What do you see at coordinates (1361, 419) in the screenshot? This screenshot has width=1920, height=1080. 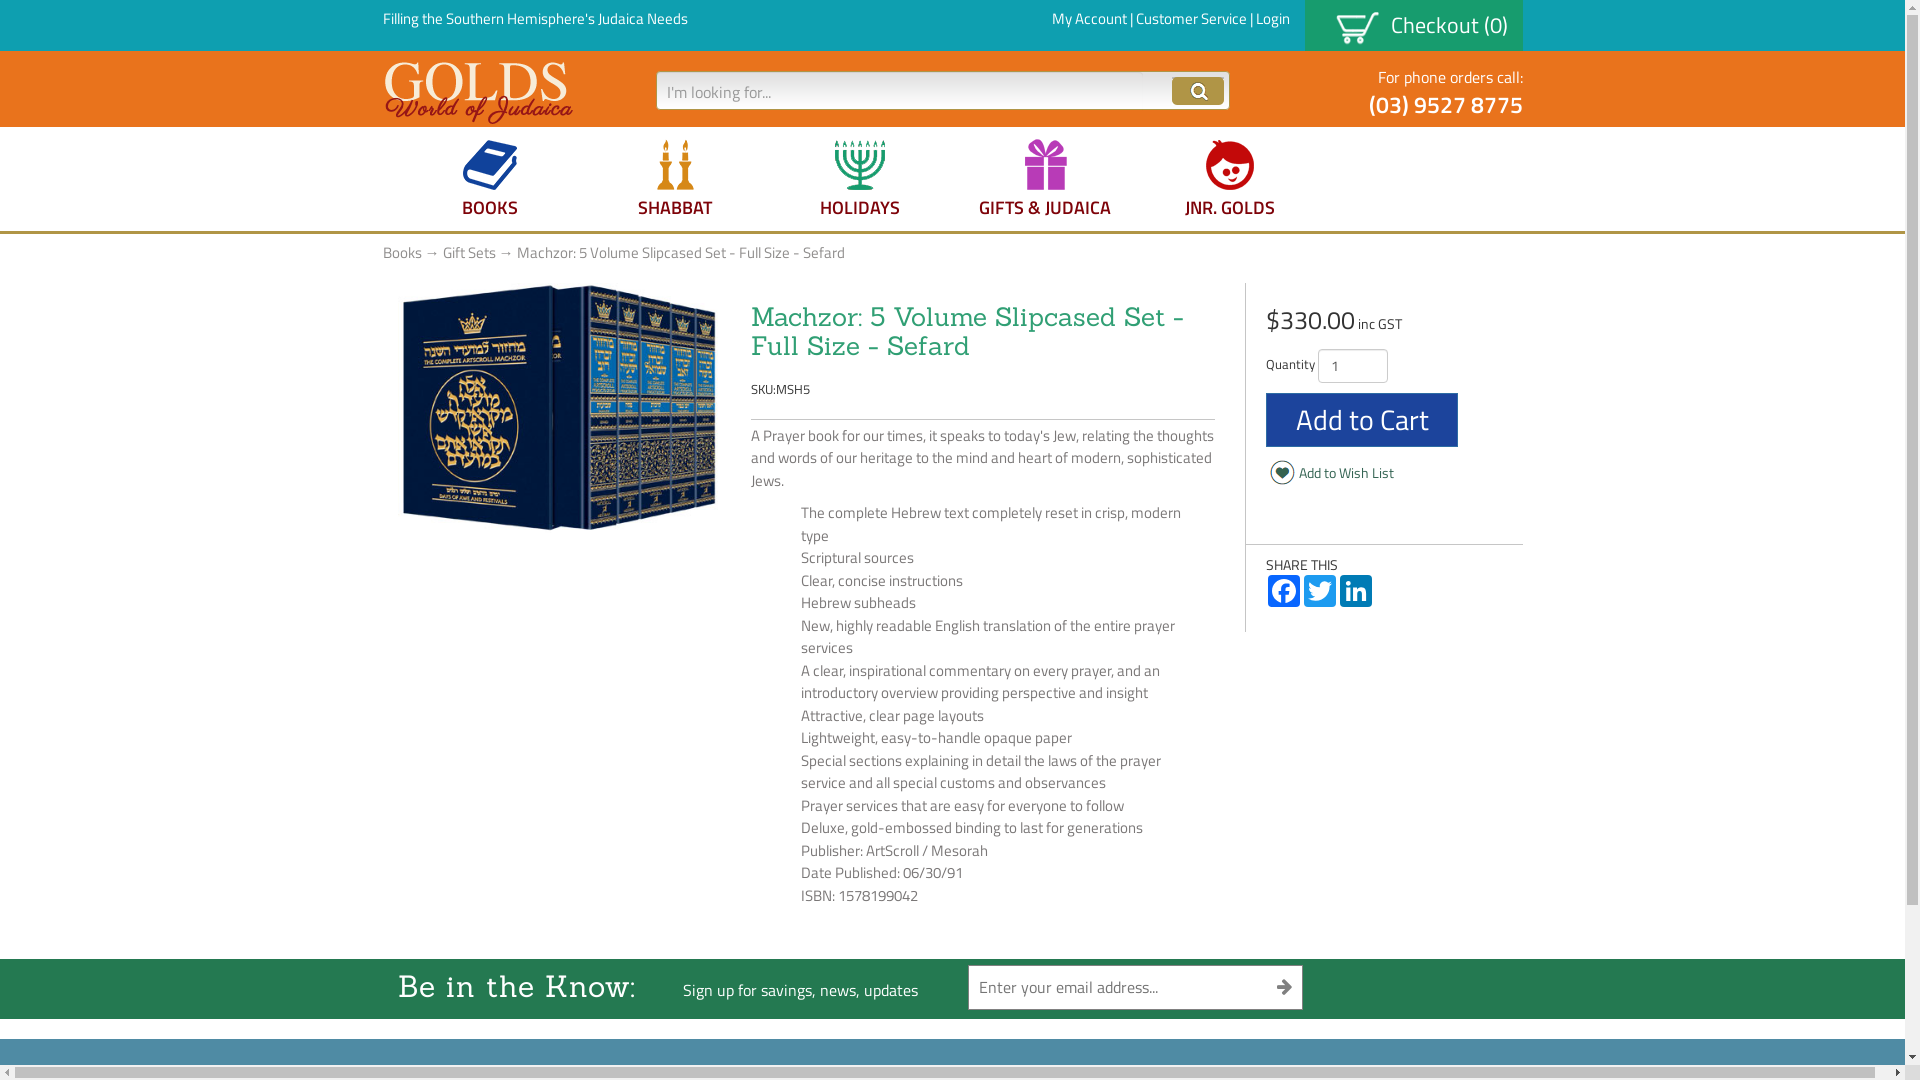 I see `'Add to Cart'` at bounding box center [1361, 419].